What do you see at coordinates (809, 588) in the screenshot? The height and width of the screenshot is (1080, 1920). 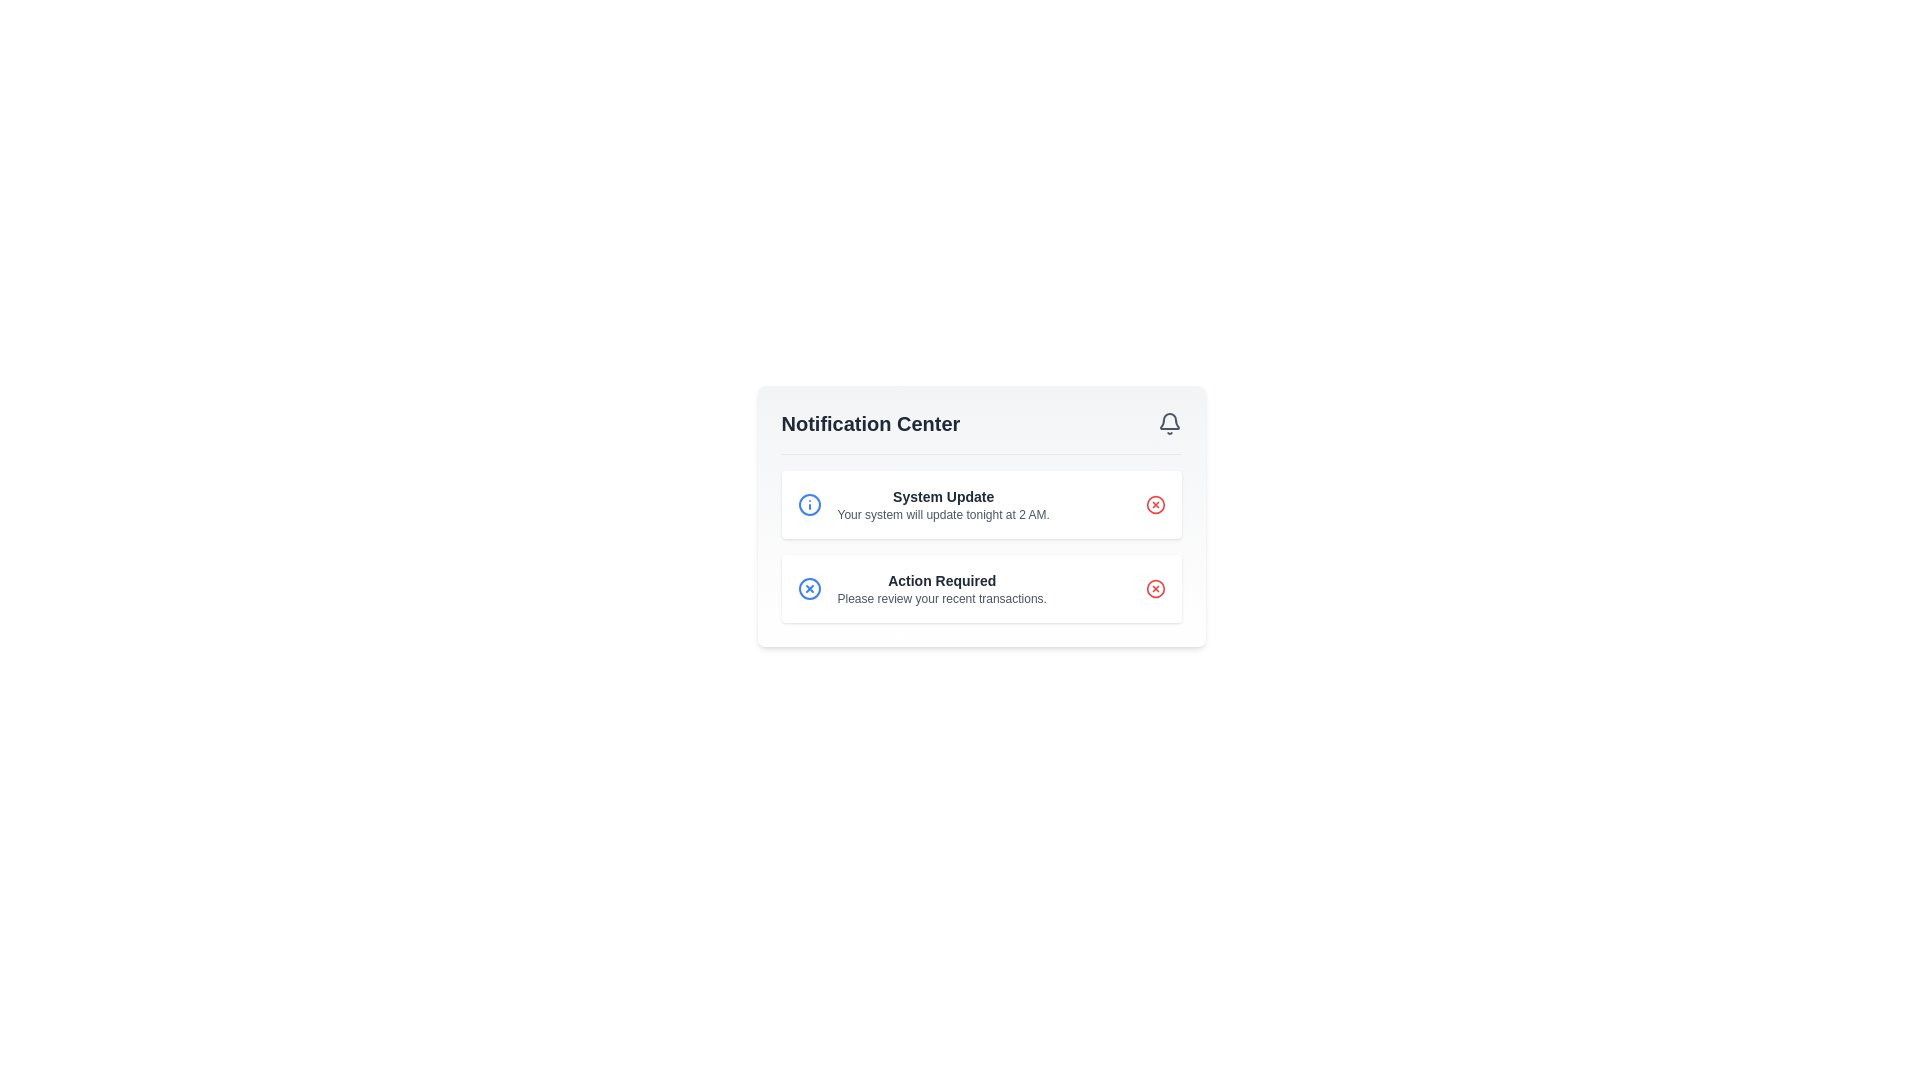 I see `the alert icon located in the second notification card labeled 'Action Required', which is positioned adjacent to the card's left border and aligned vertically with the notification text` at bounding box center [809, 588].